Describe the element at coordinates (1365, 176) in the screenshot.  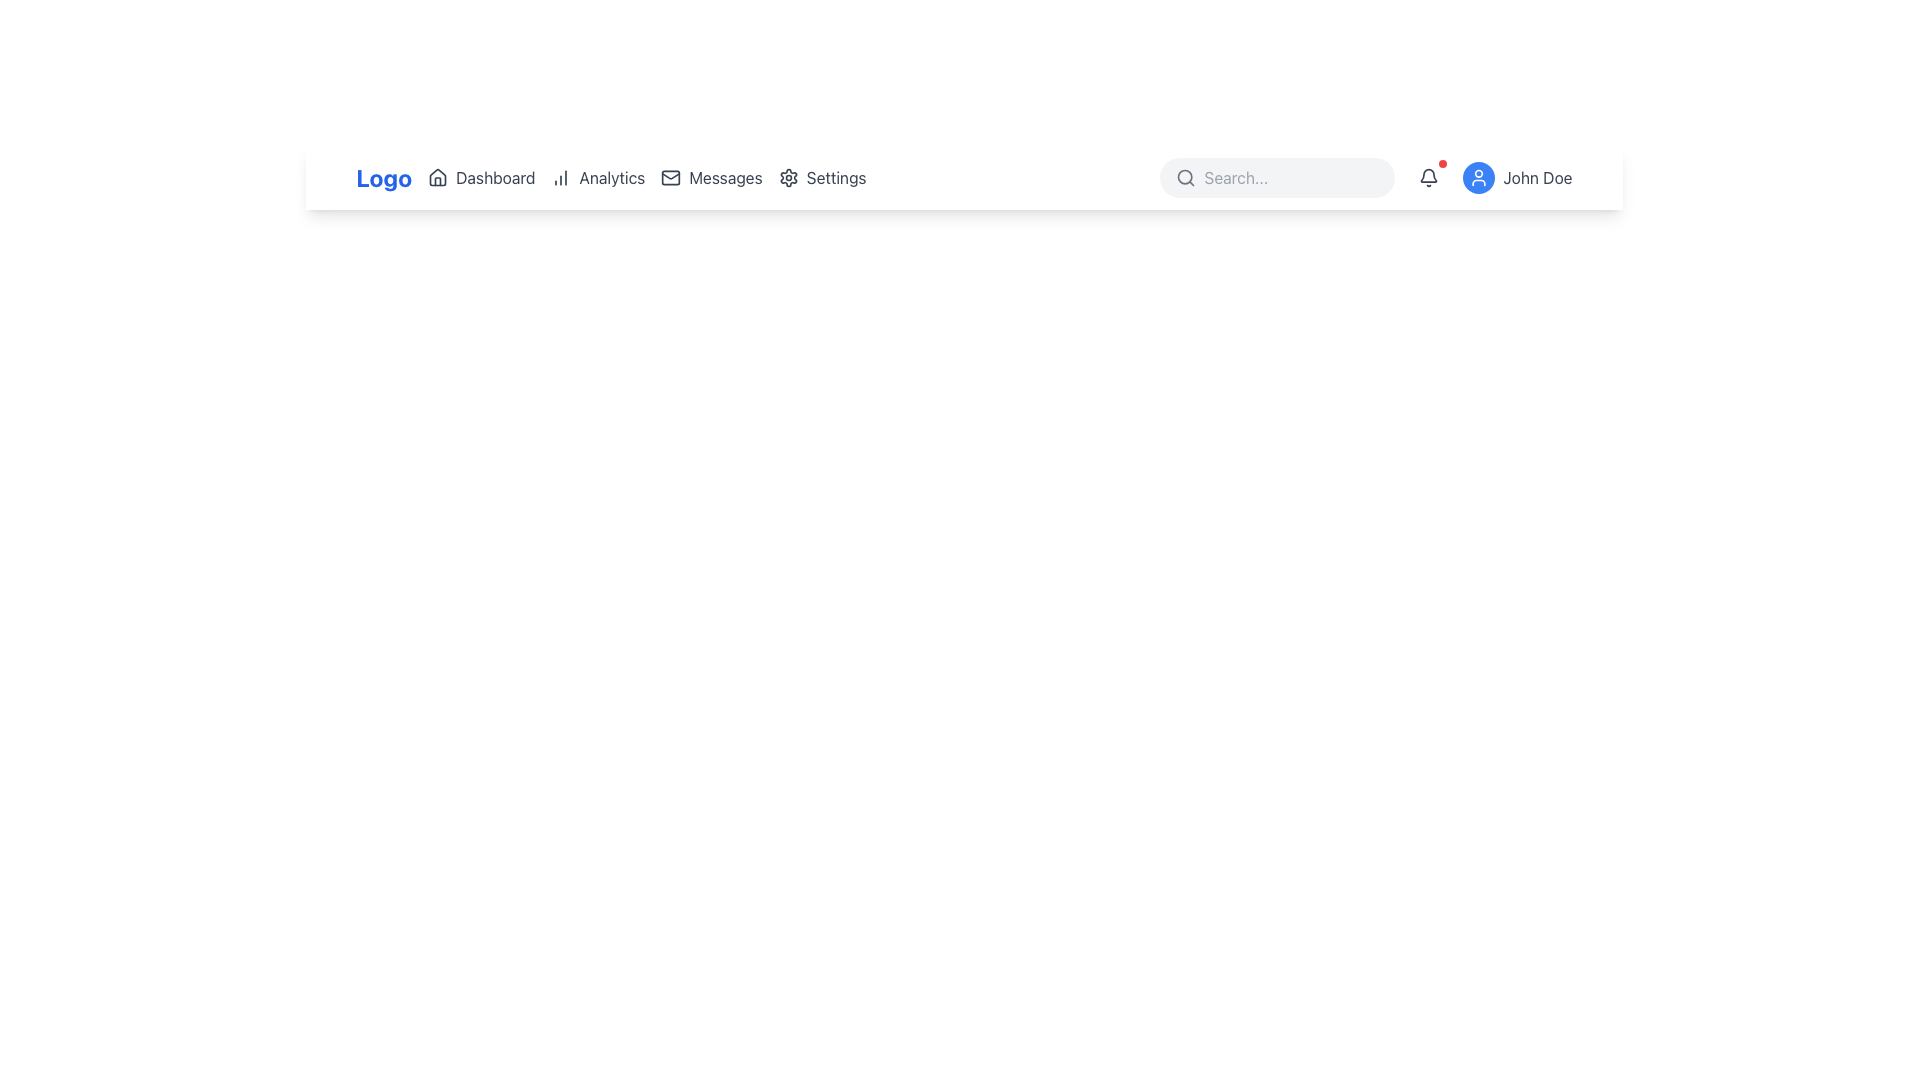
I see `the horizontal navigation group of controls located in the top-right corner of the interface for visual feedback indicating interactivity` at that location.